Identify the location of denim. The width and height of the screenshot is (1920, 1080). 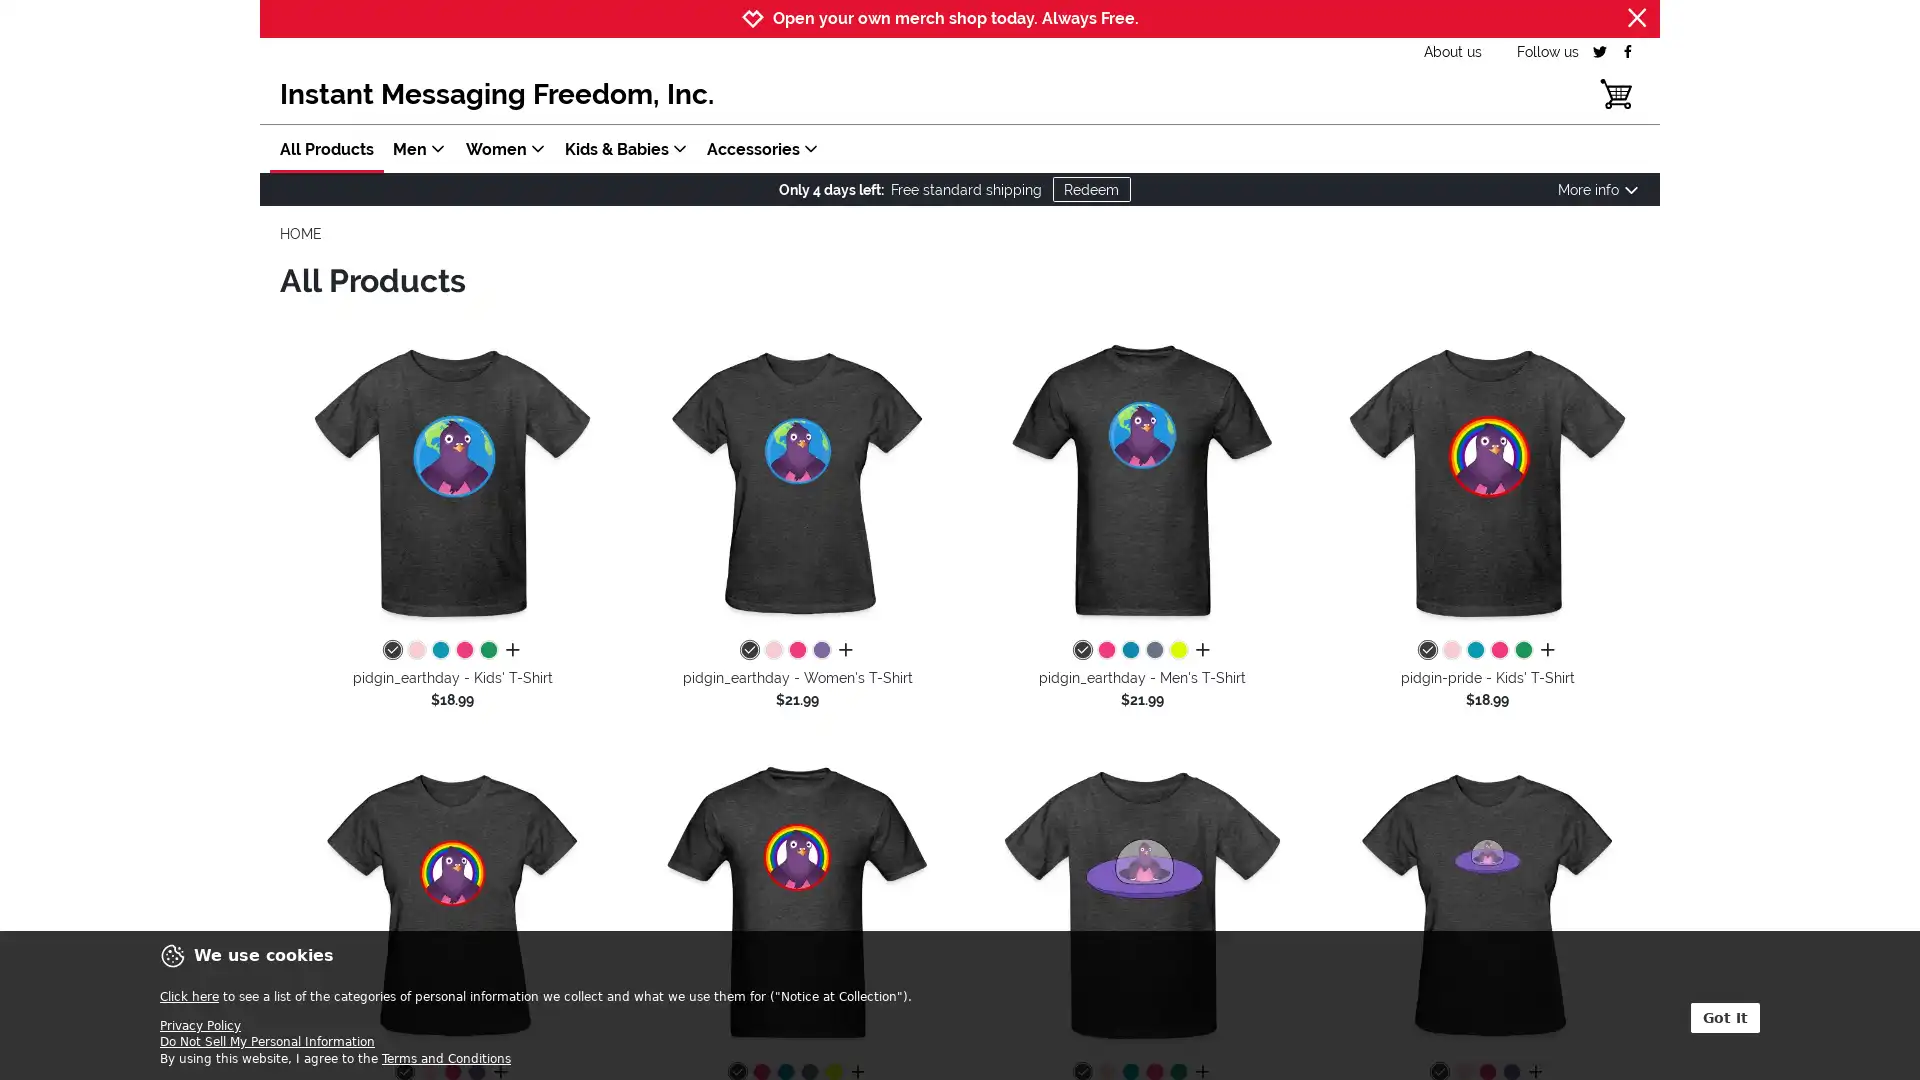
(1153, 651).